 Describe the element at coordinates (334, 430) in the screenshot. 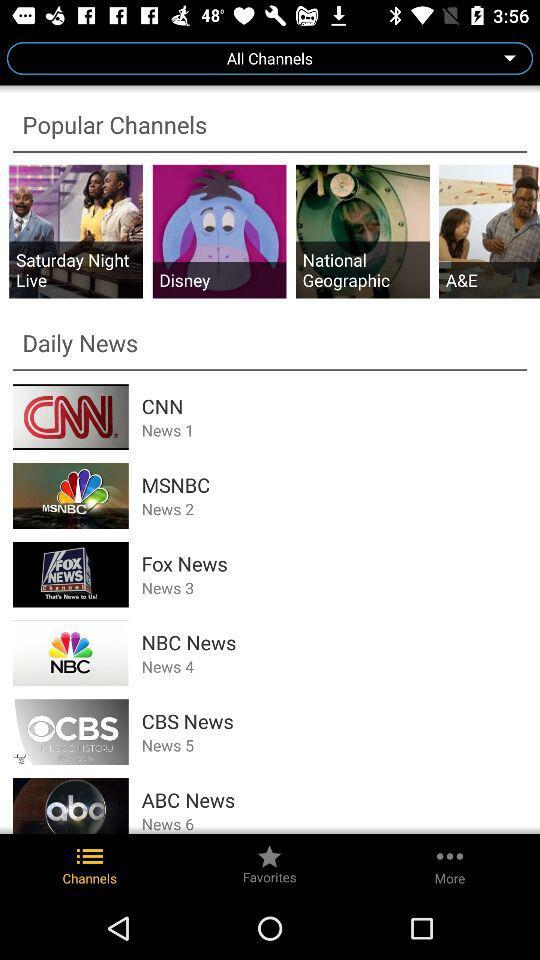

I see `the news 1 icon` at that location.